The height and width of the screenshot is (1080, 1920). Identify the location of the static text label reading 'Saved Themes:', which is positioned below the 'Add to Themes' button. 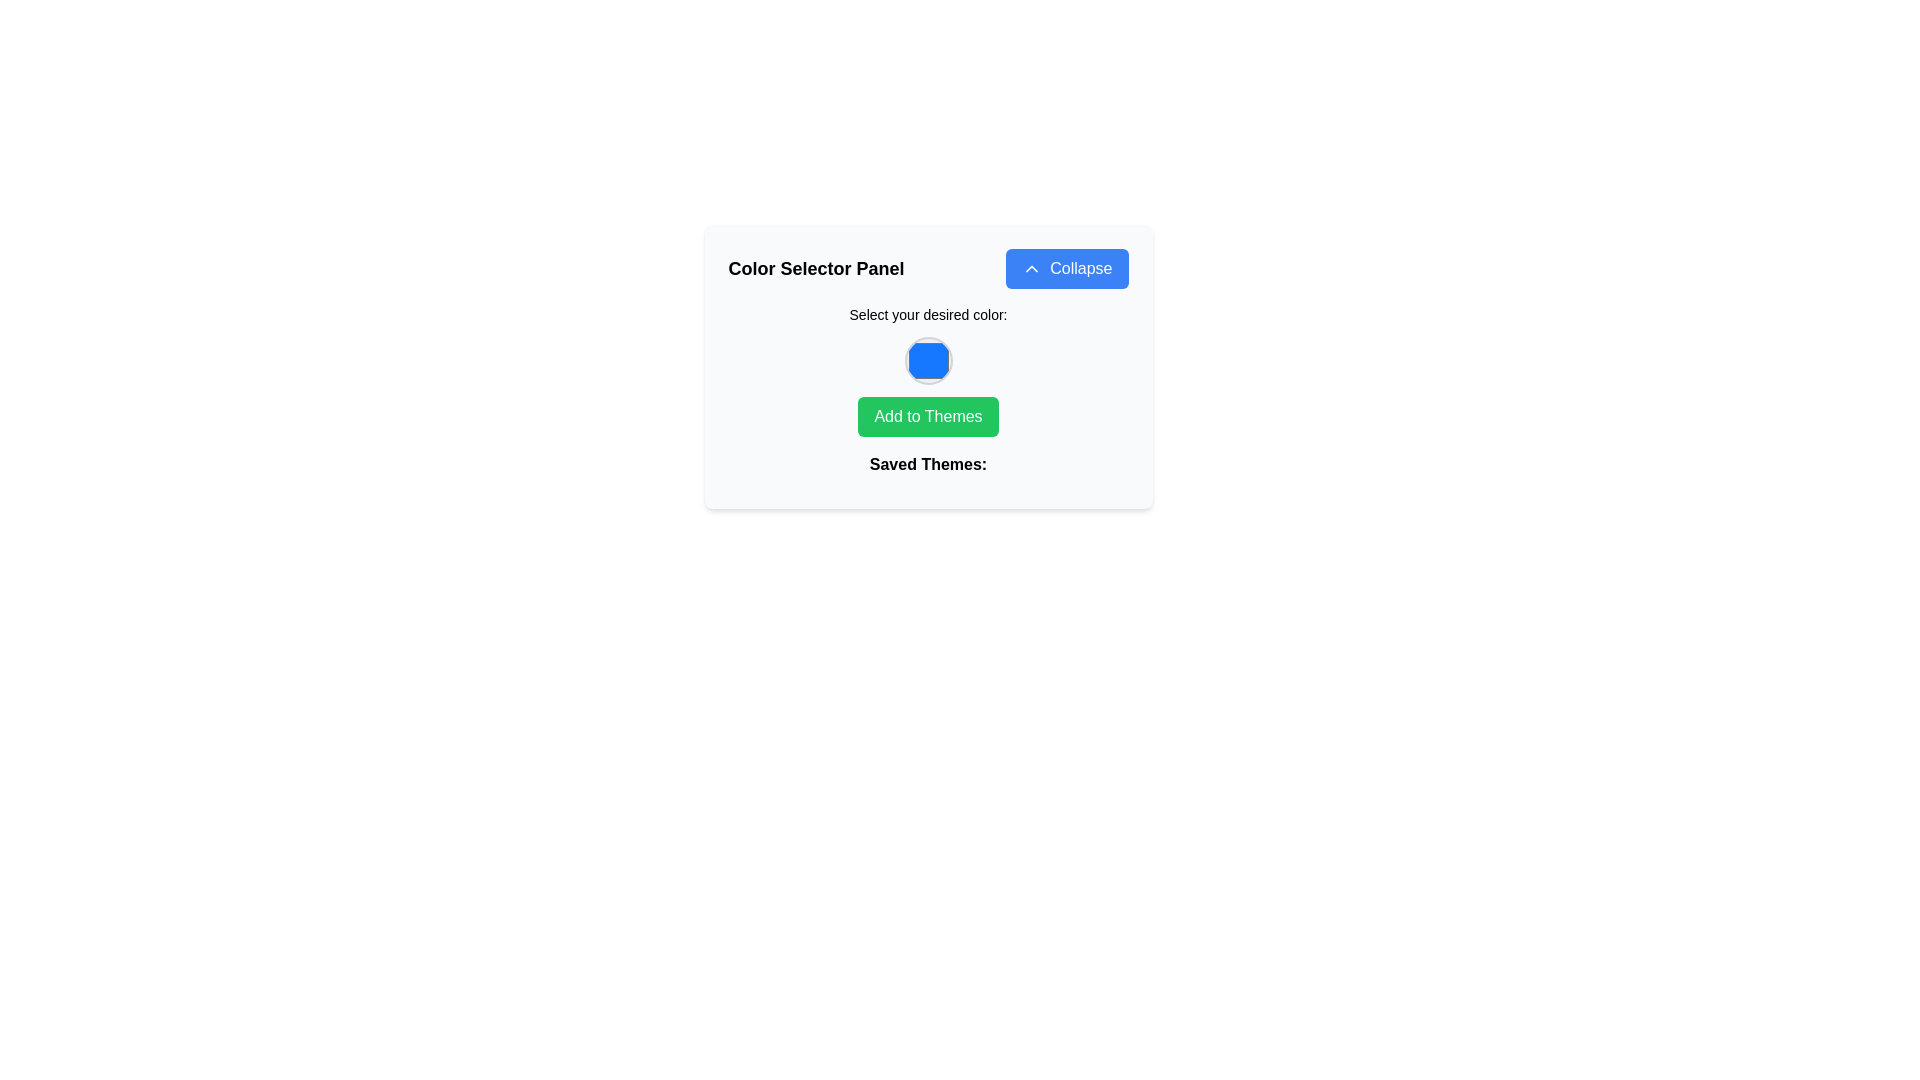
(927, 469).